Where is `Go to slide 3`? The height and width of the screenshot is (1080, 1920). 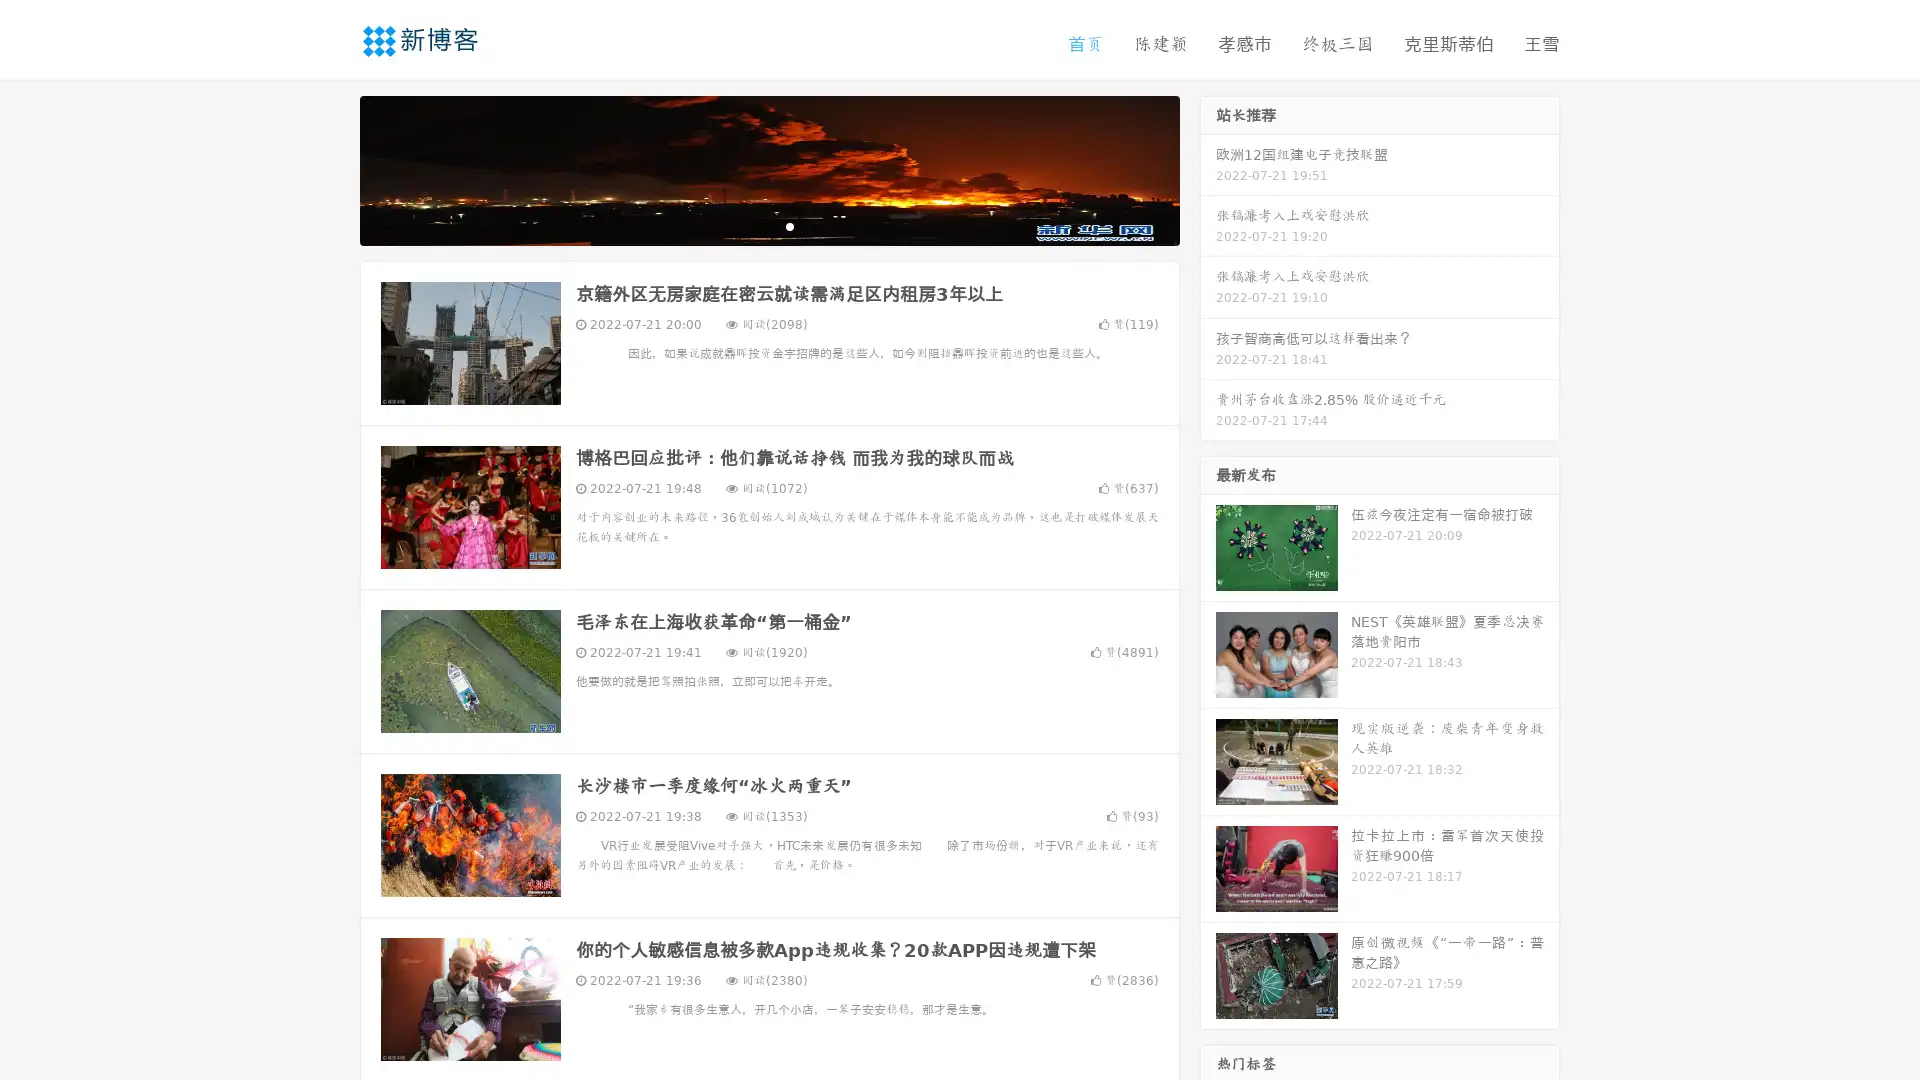 Go to slide 3 is located at coordinates (789, 225).